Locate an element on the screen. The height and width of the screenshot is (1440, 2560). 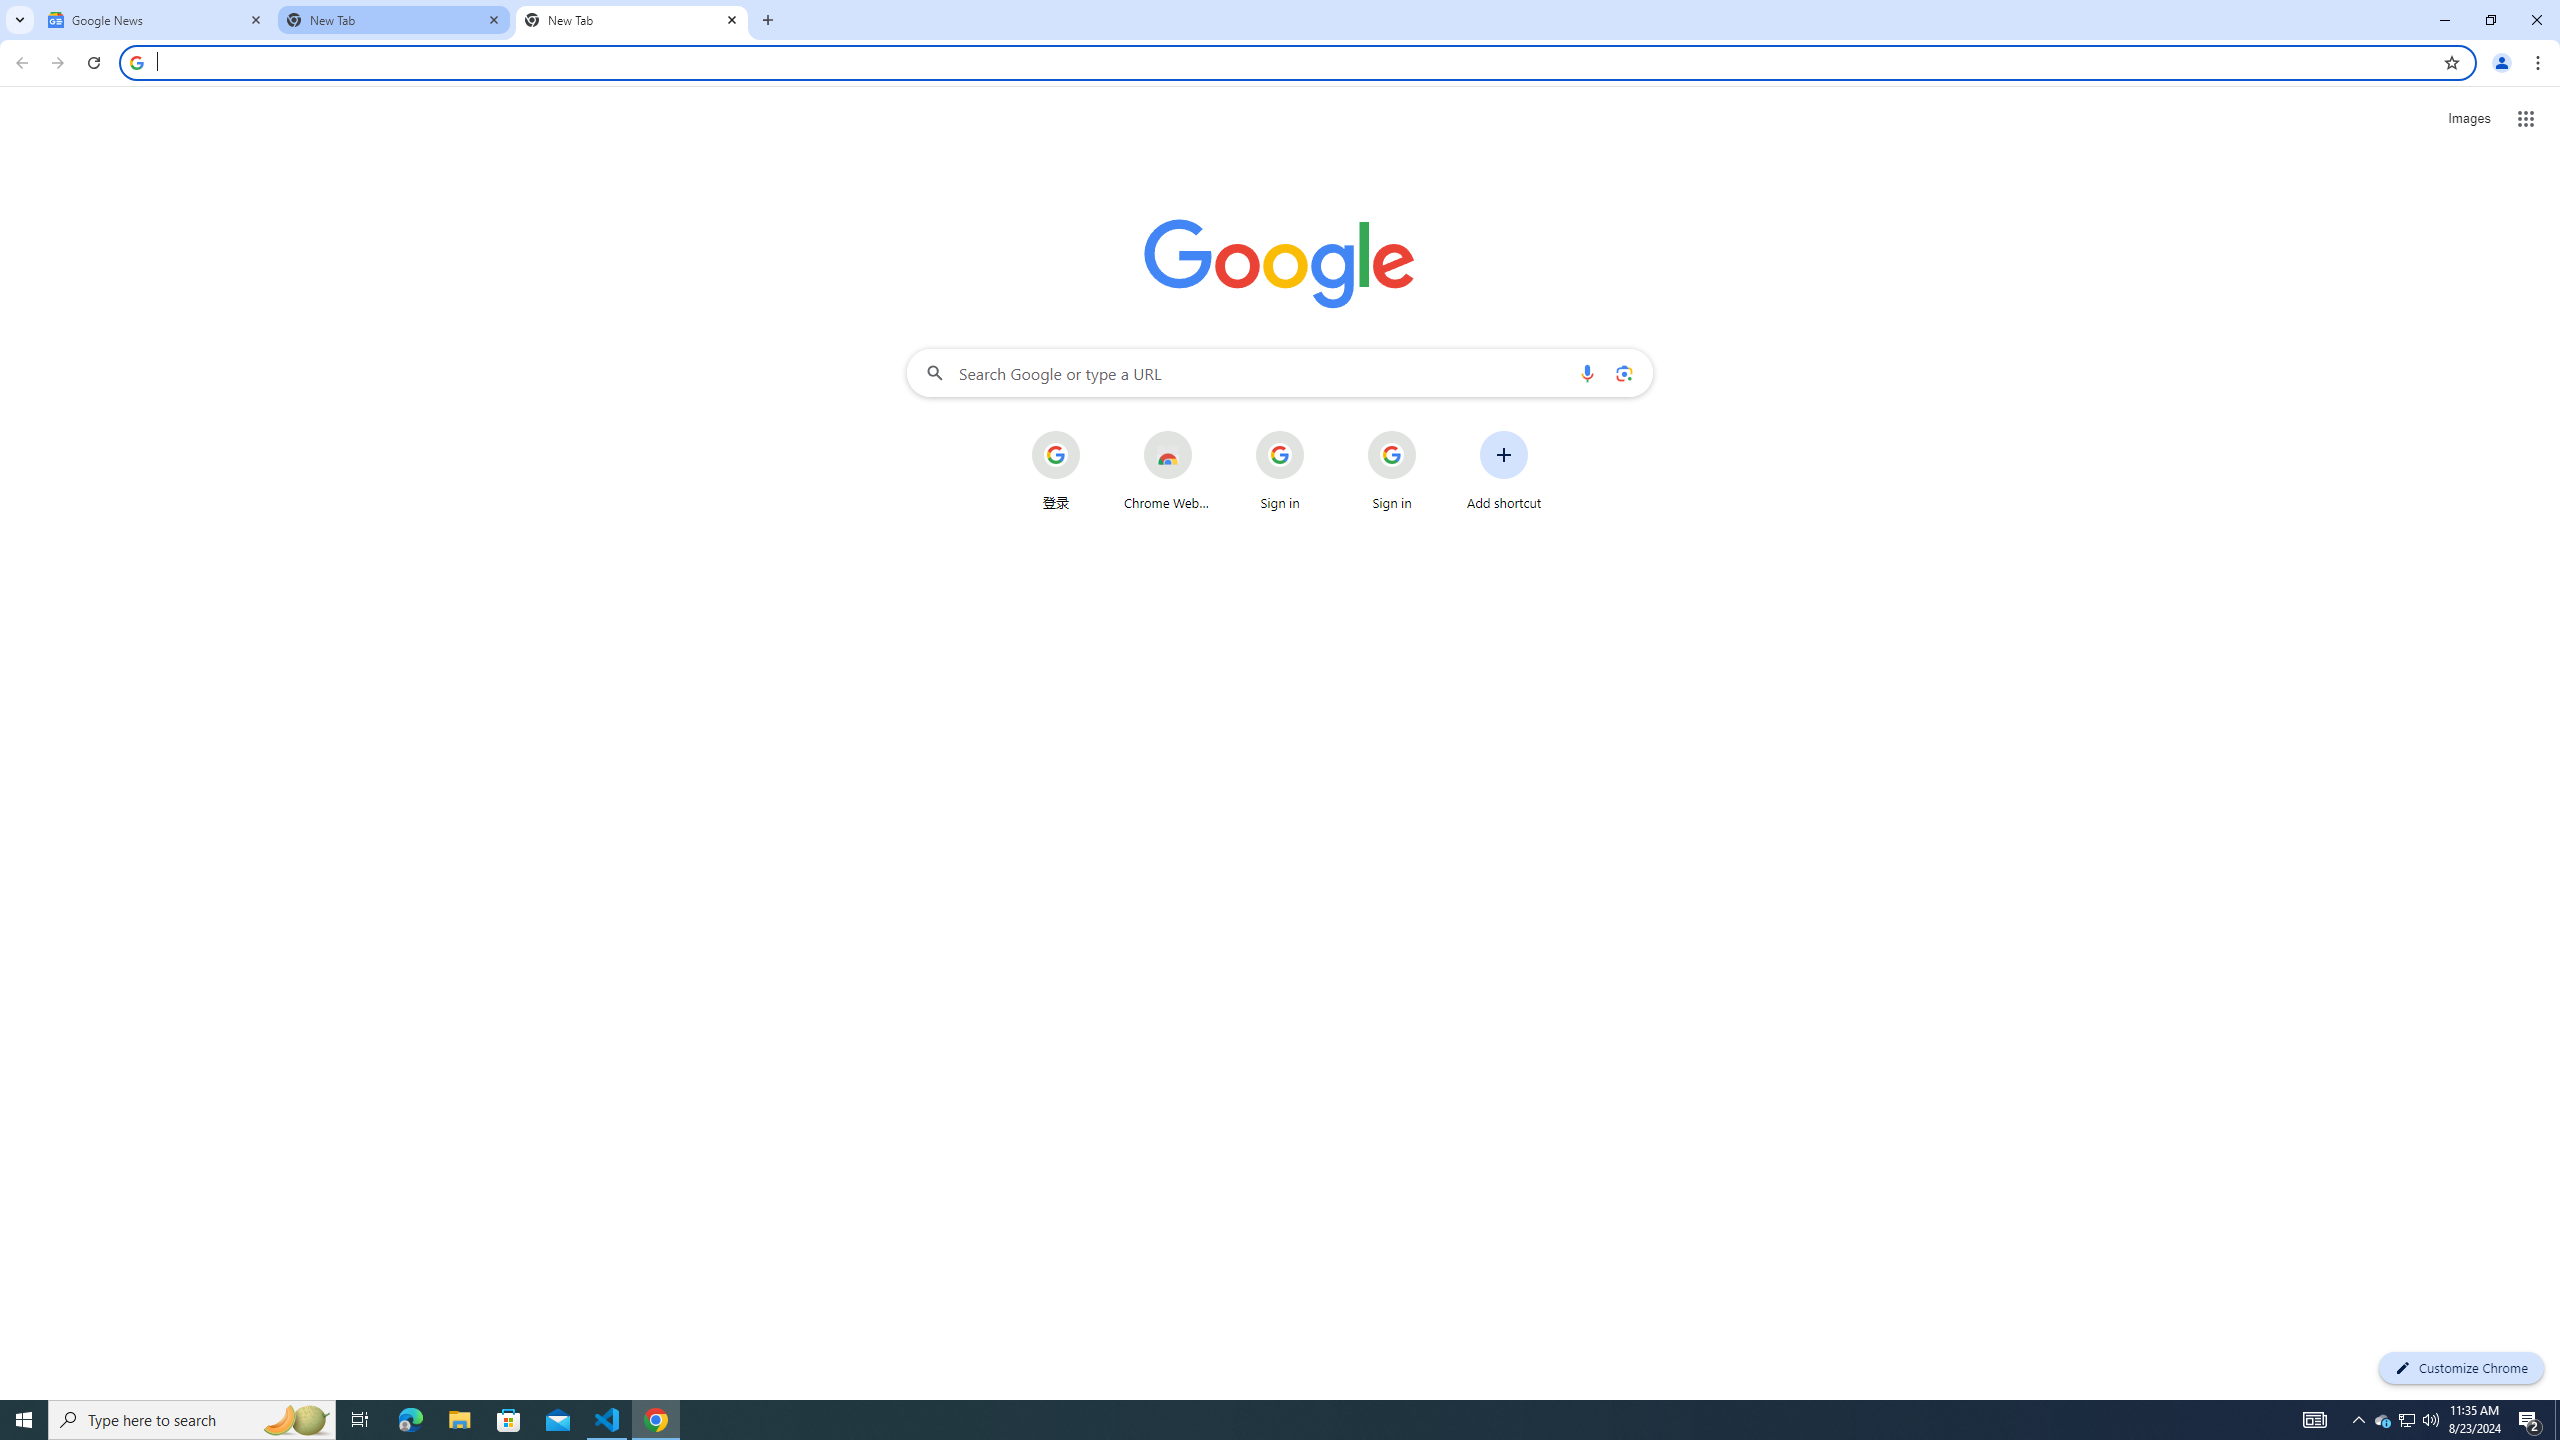
'More actions for Sign in shortcut' is located at coordinates (1431, 432).